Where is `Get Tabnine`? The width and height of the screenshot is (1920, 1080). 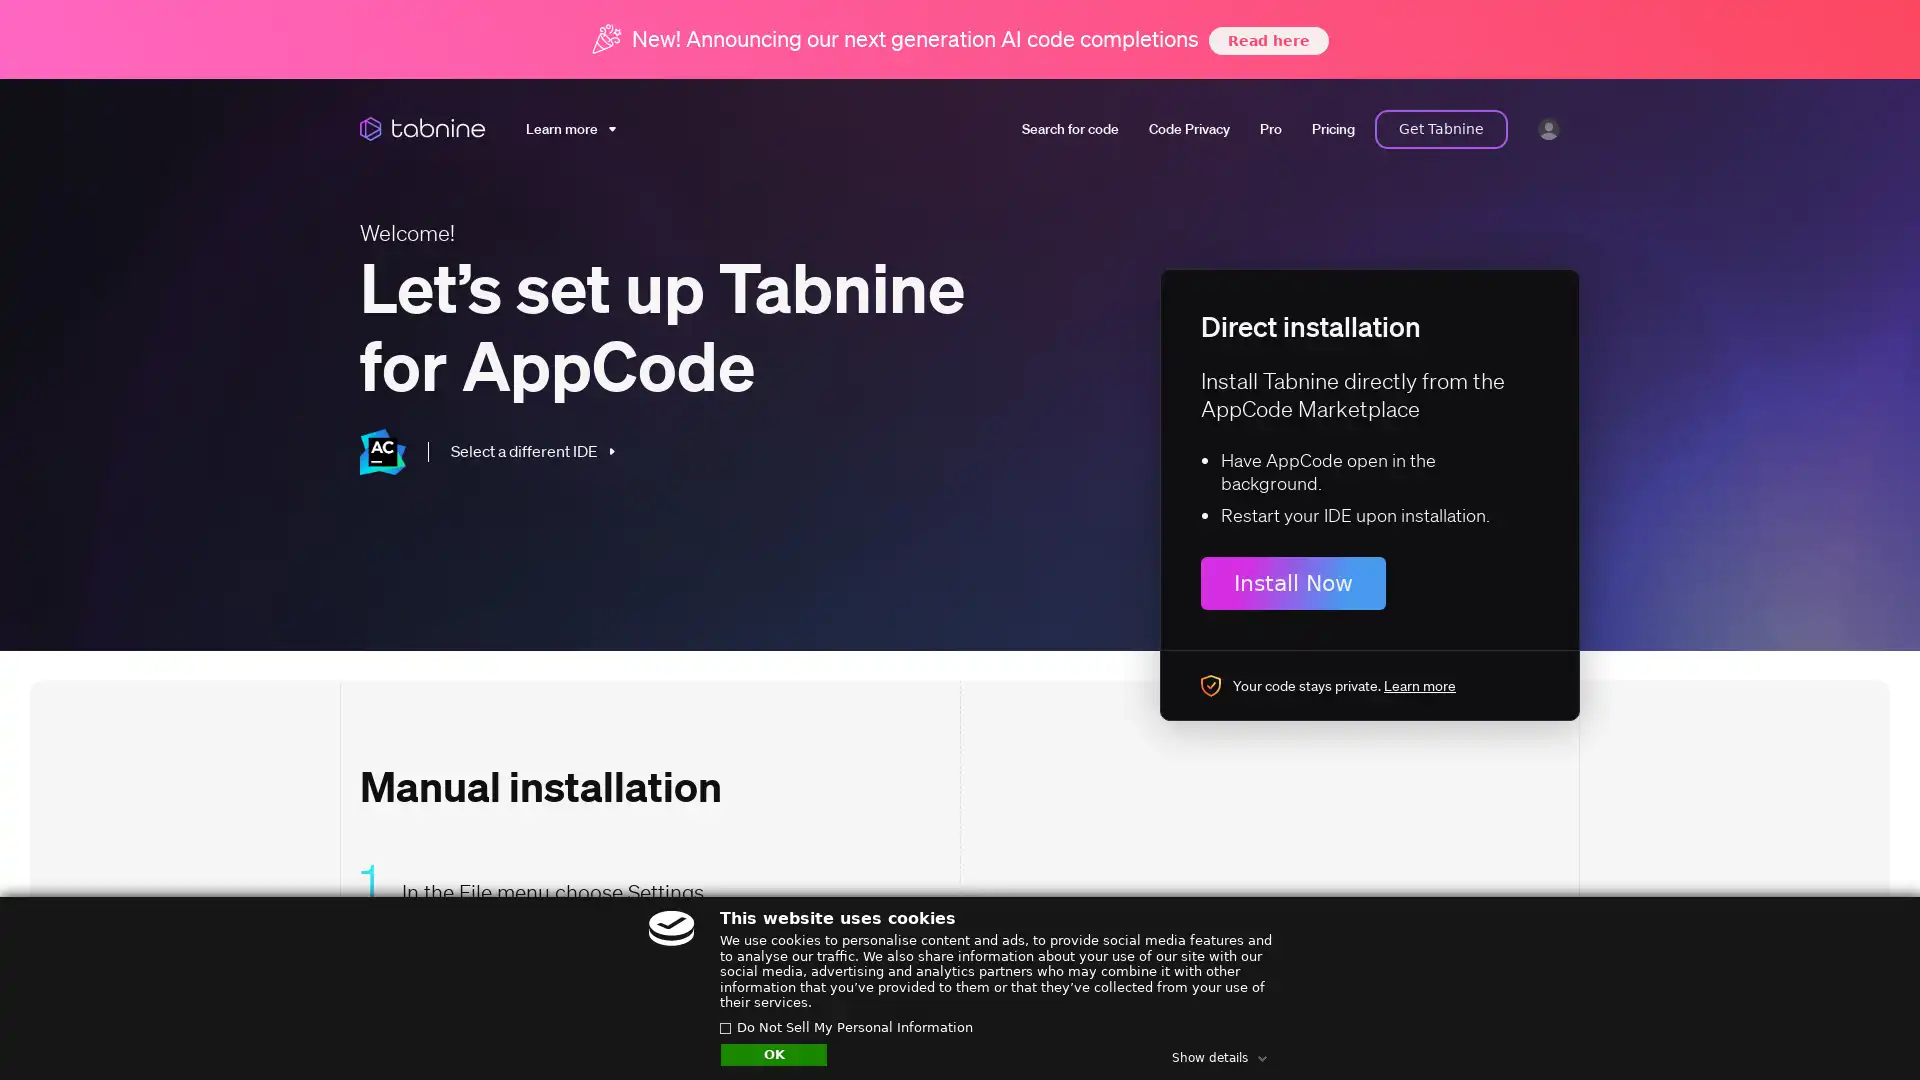 Get Tabnine is located at coordinates (1441, 128).